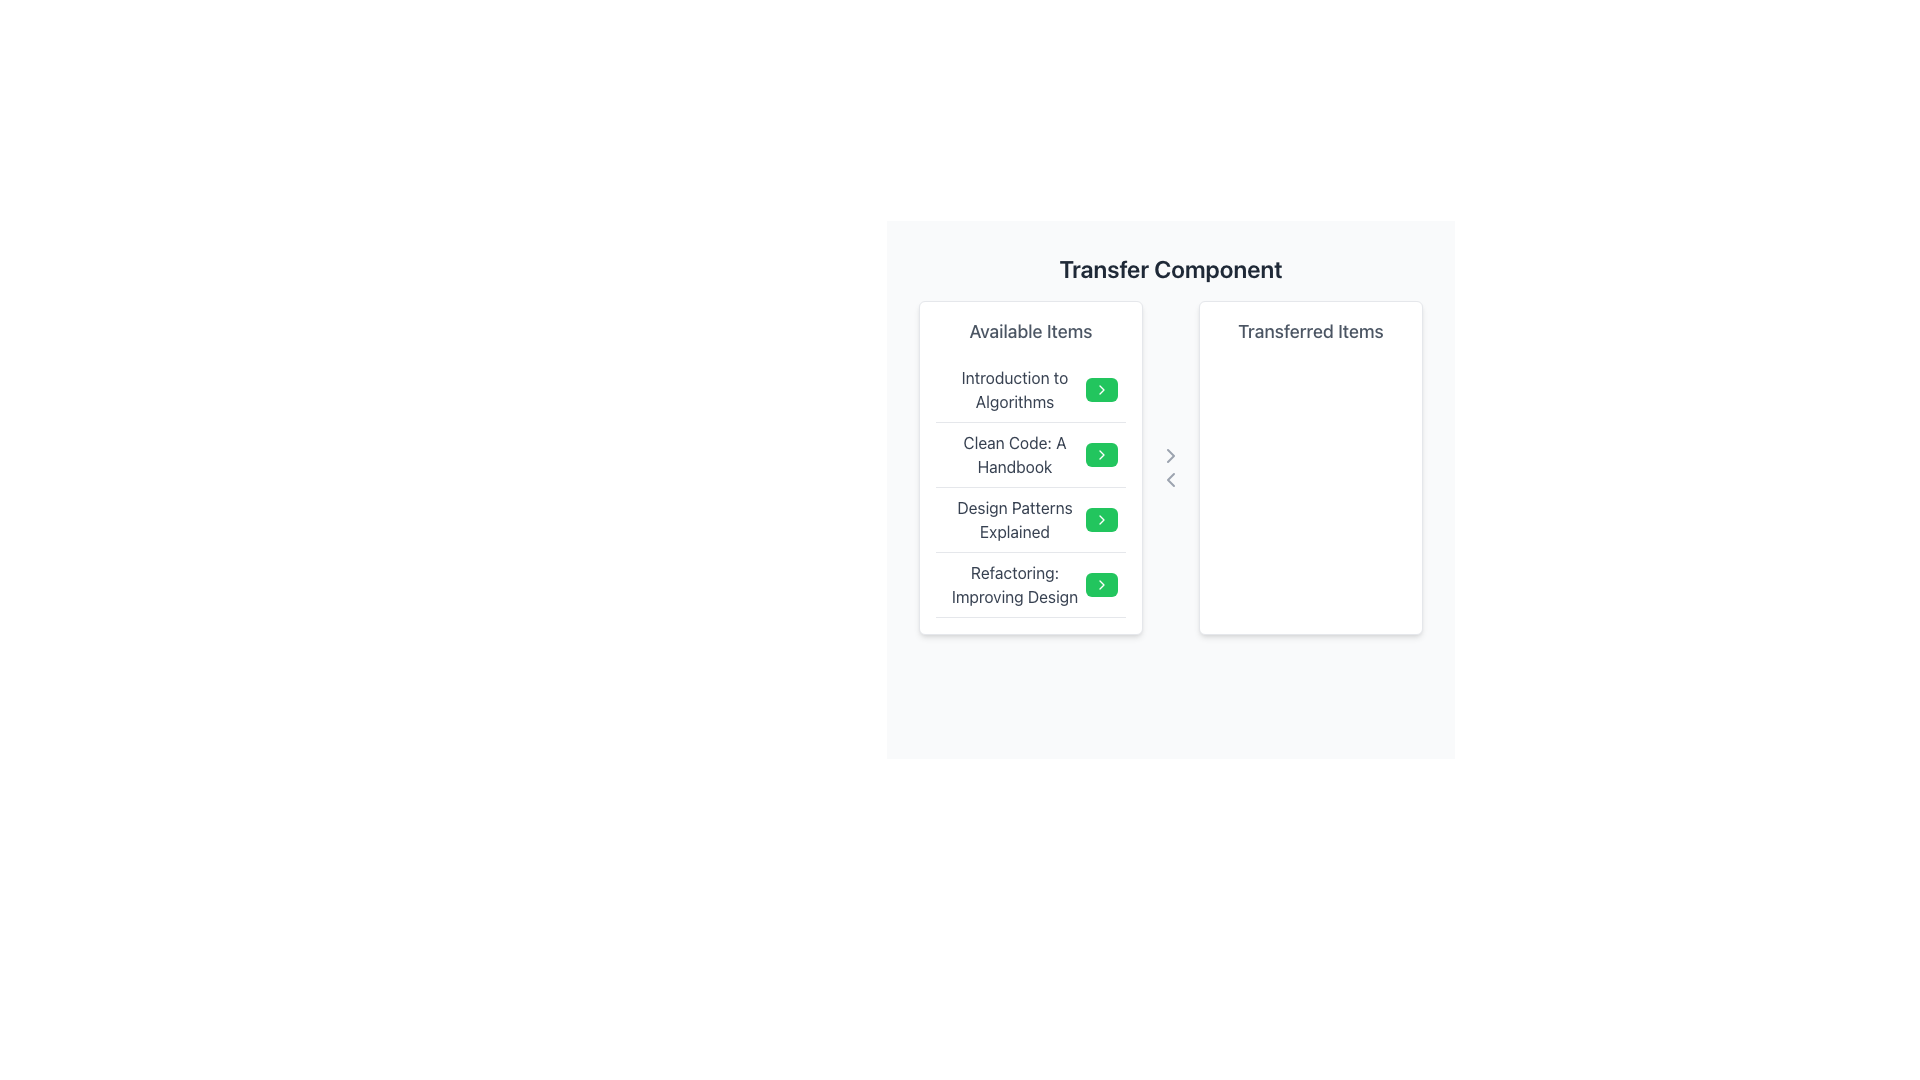  What do you see at coordinates (1101, 455) in the screenshot?
I see `the icon-based button next to the 'Clean Code: A Handbook' item in the 'Available Items' column` at bounding box center [1101, 455].